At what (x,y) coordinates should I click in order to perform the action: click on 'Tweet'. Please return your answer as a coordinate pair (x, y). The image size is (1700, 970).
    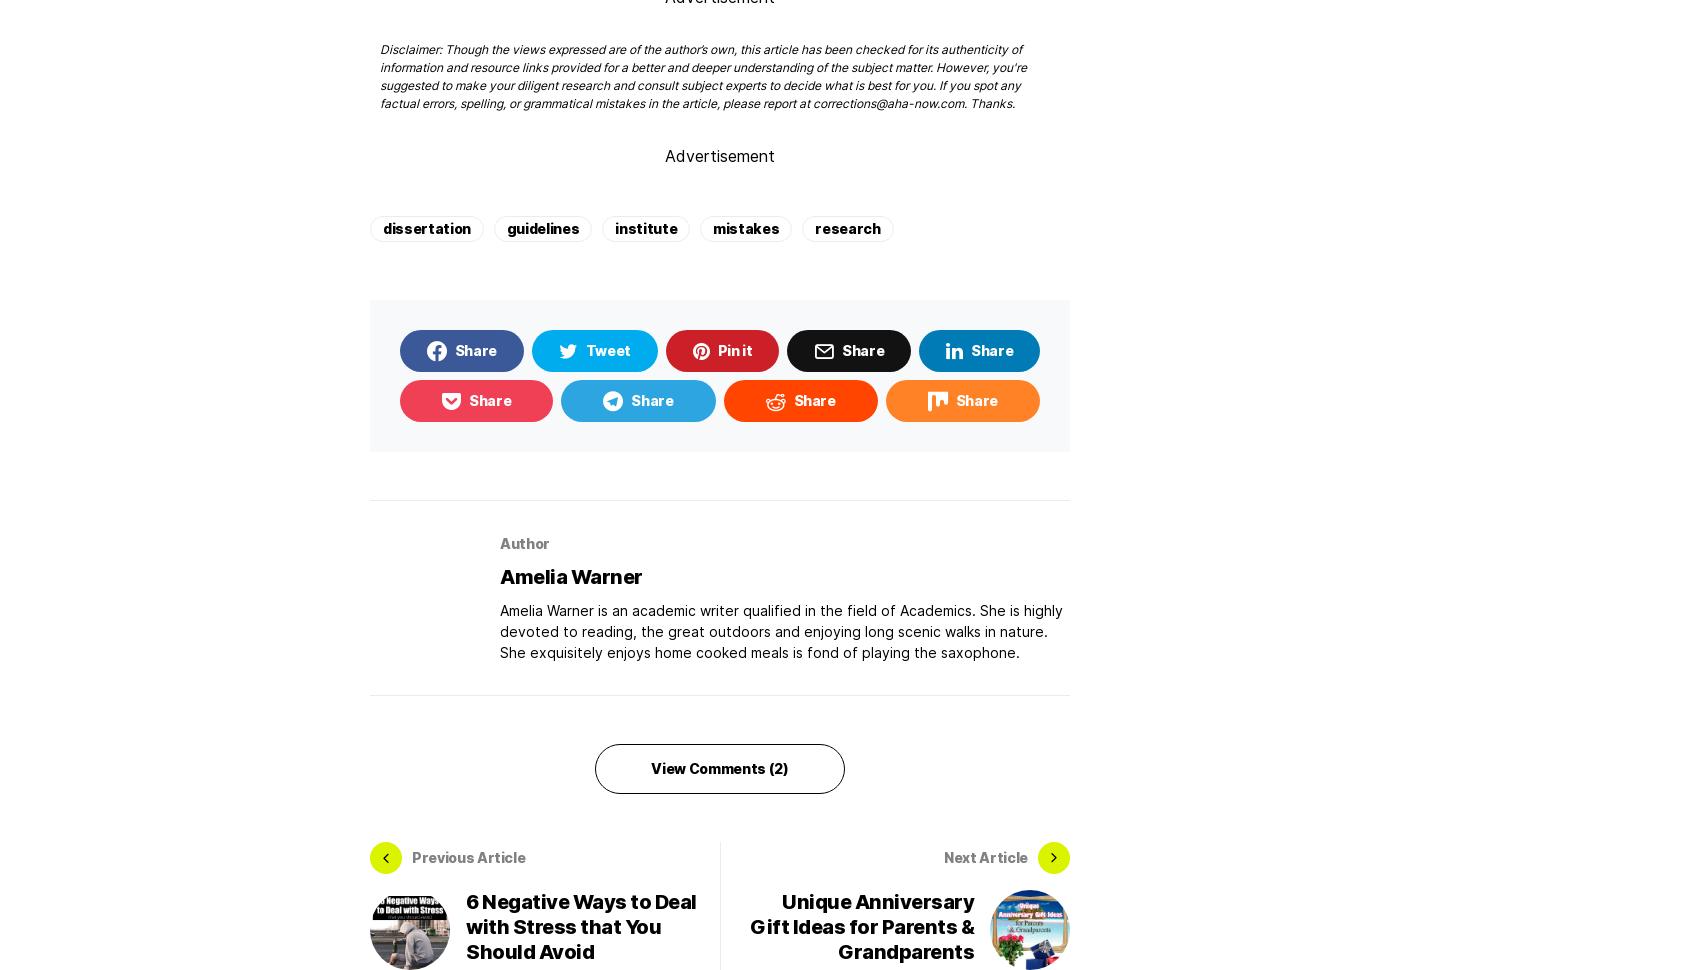
    Looking at the image, I should click on (583, 348).